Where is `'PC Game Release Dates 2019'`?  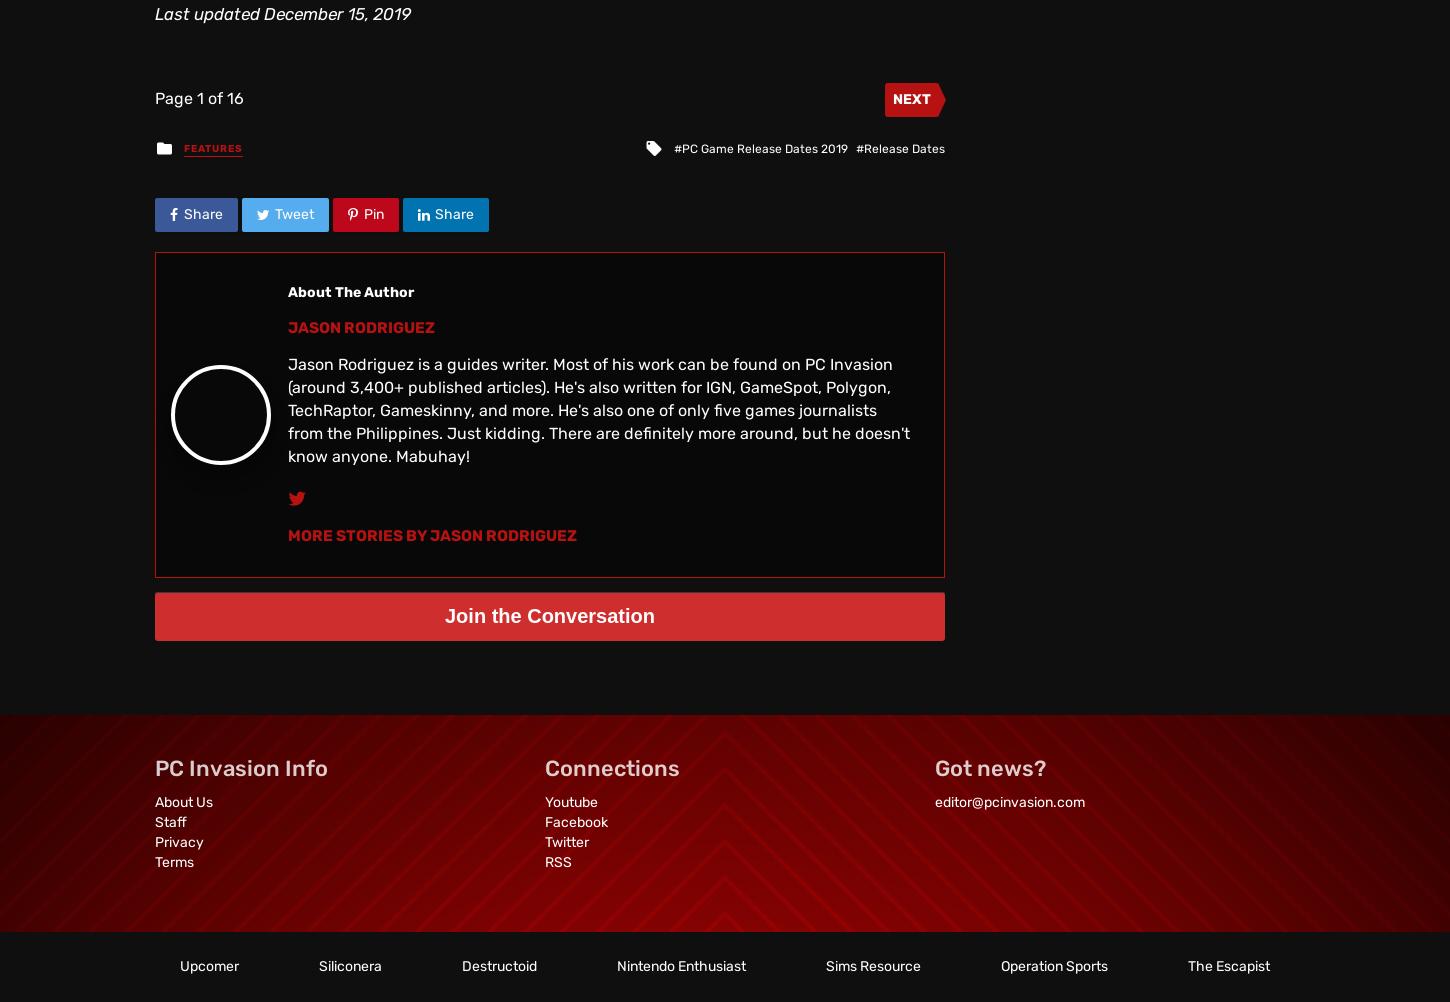
'PC Game Release Dates 2019' is located at coordinates (680, 146).